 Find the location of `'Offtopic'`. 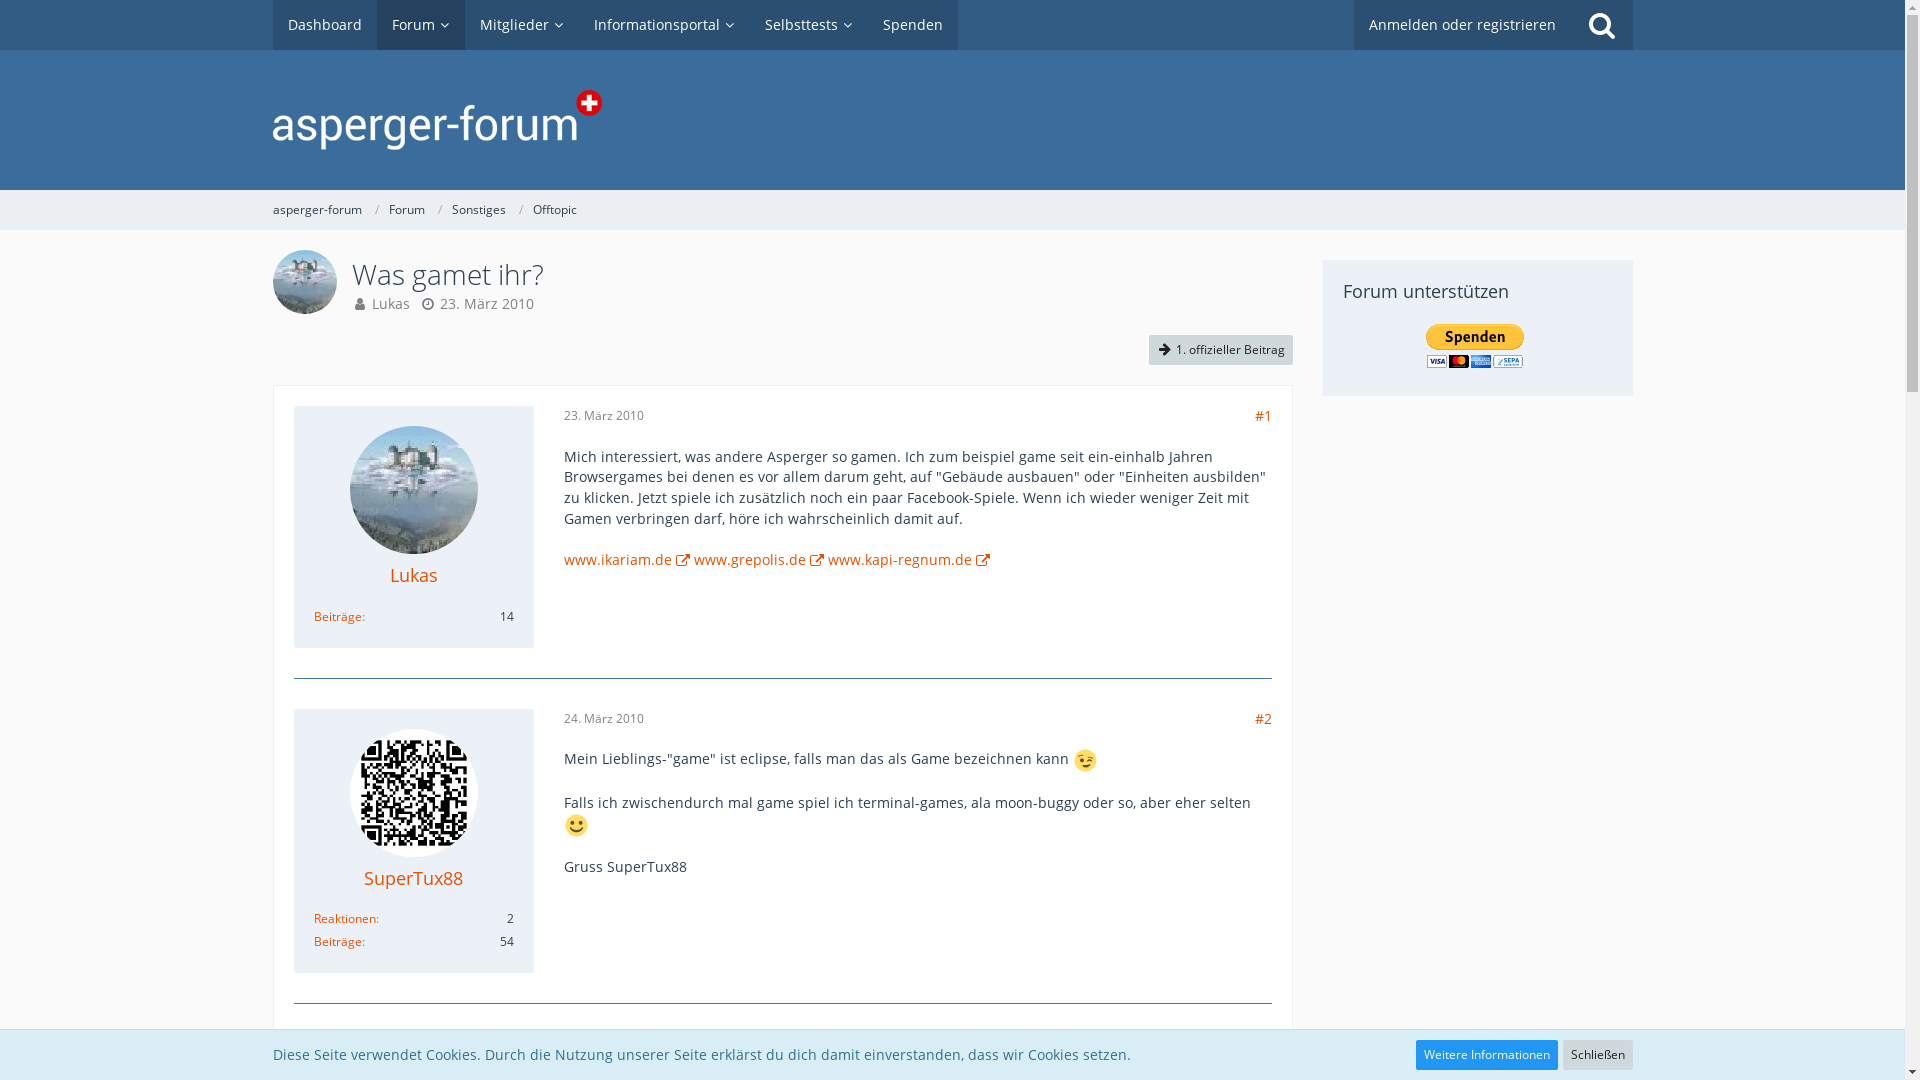

'Offtopic' is located at coordinates (553, 209).